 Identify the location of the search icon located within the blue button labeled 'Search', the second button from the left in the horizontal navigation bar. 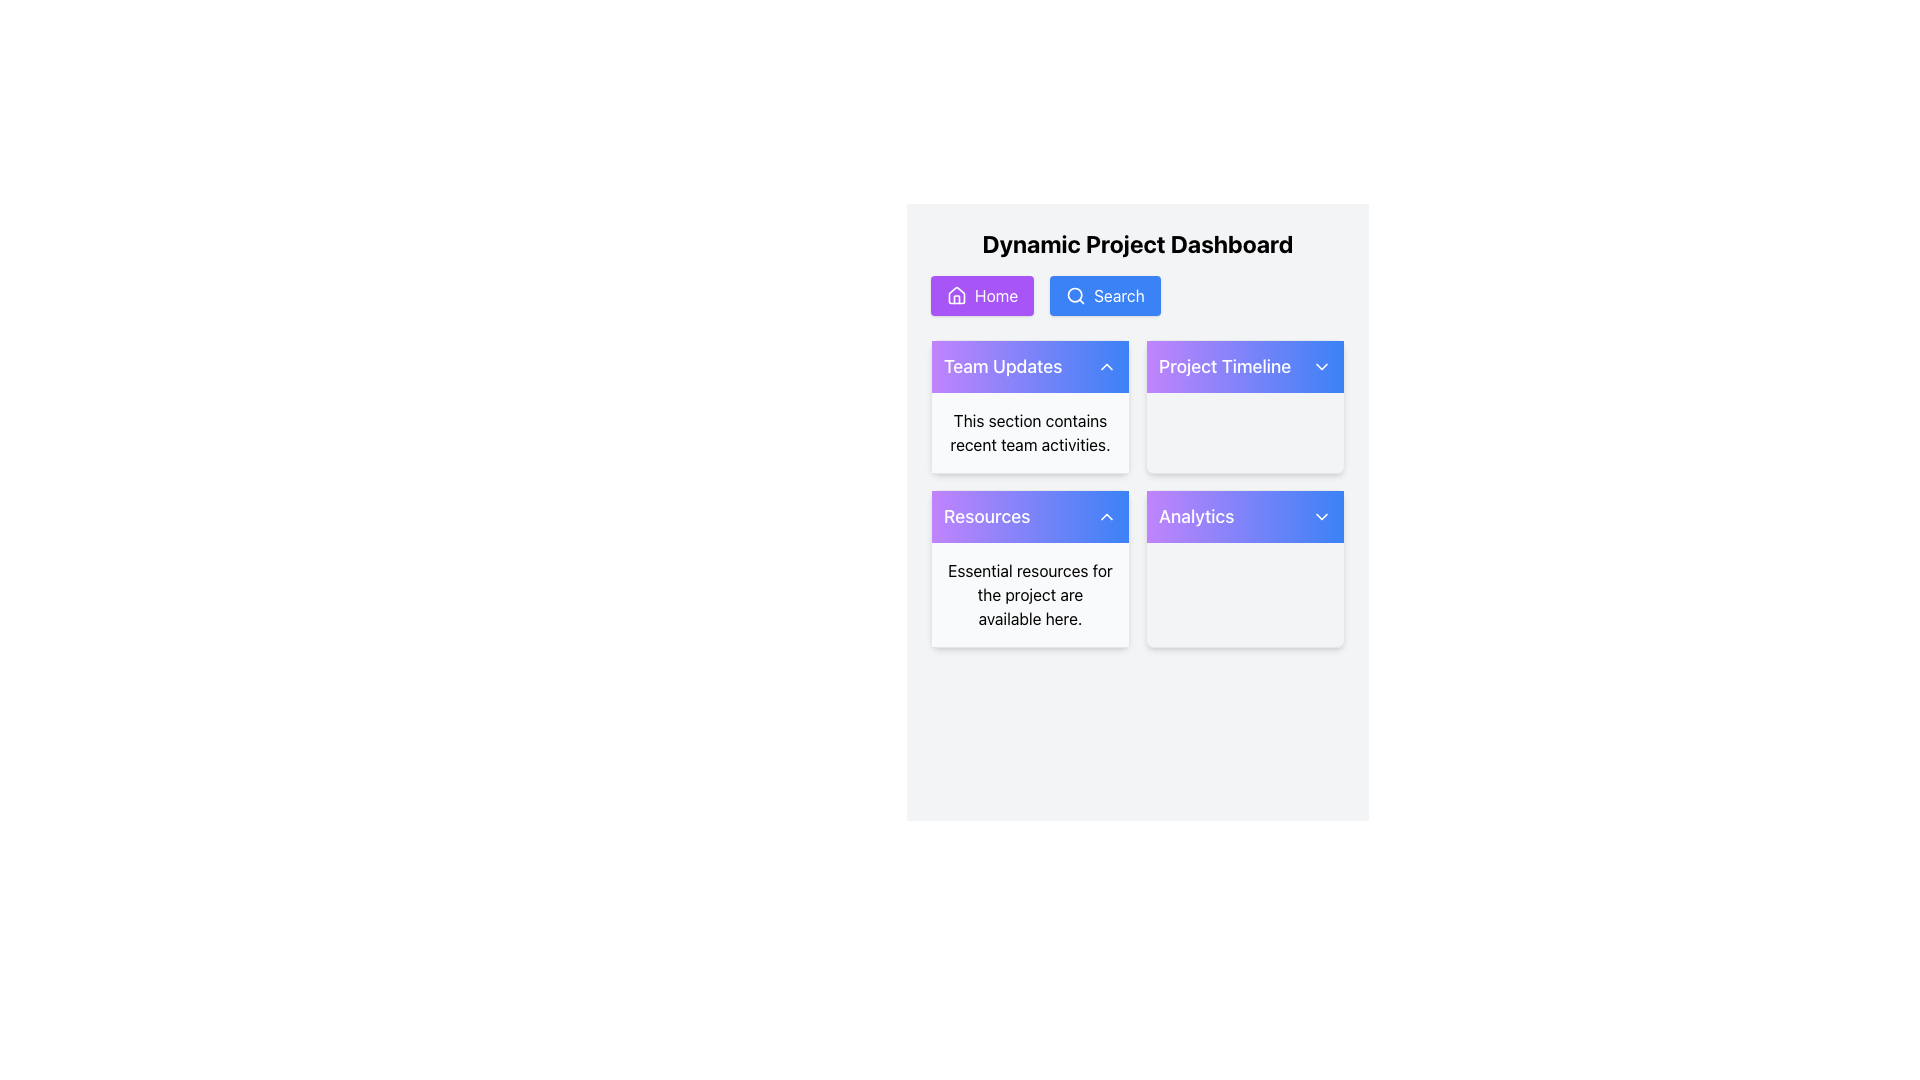
(1075, 296).